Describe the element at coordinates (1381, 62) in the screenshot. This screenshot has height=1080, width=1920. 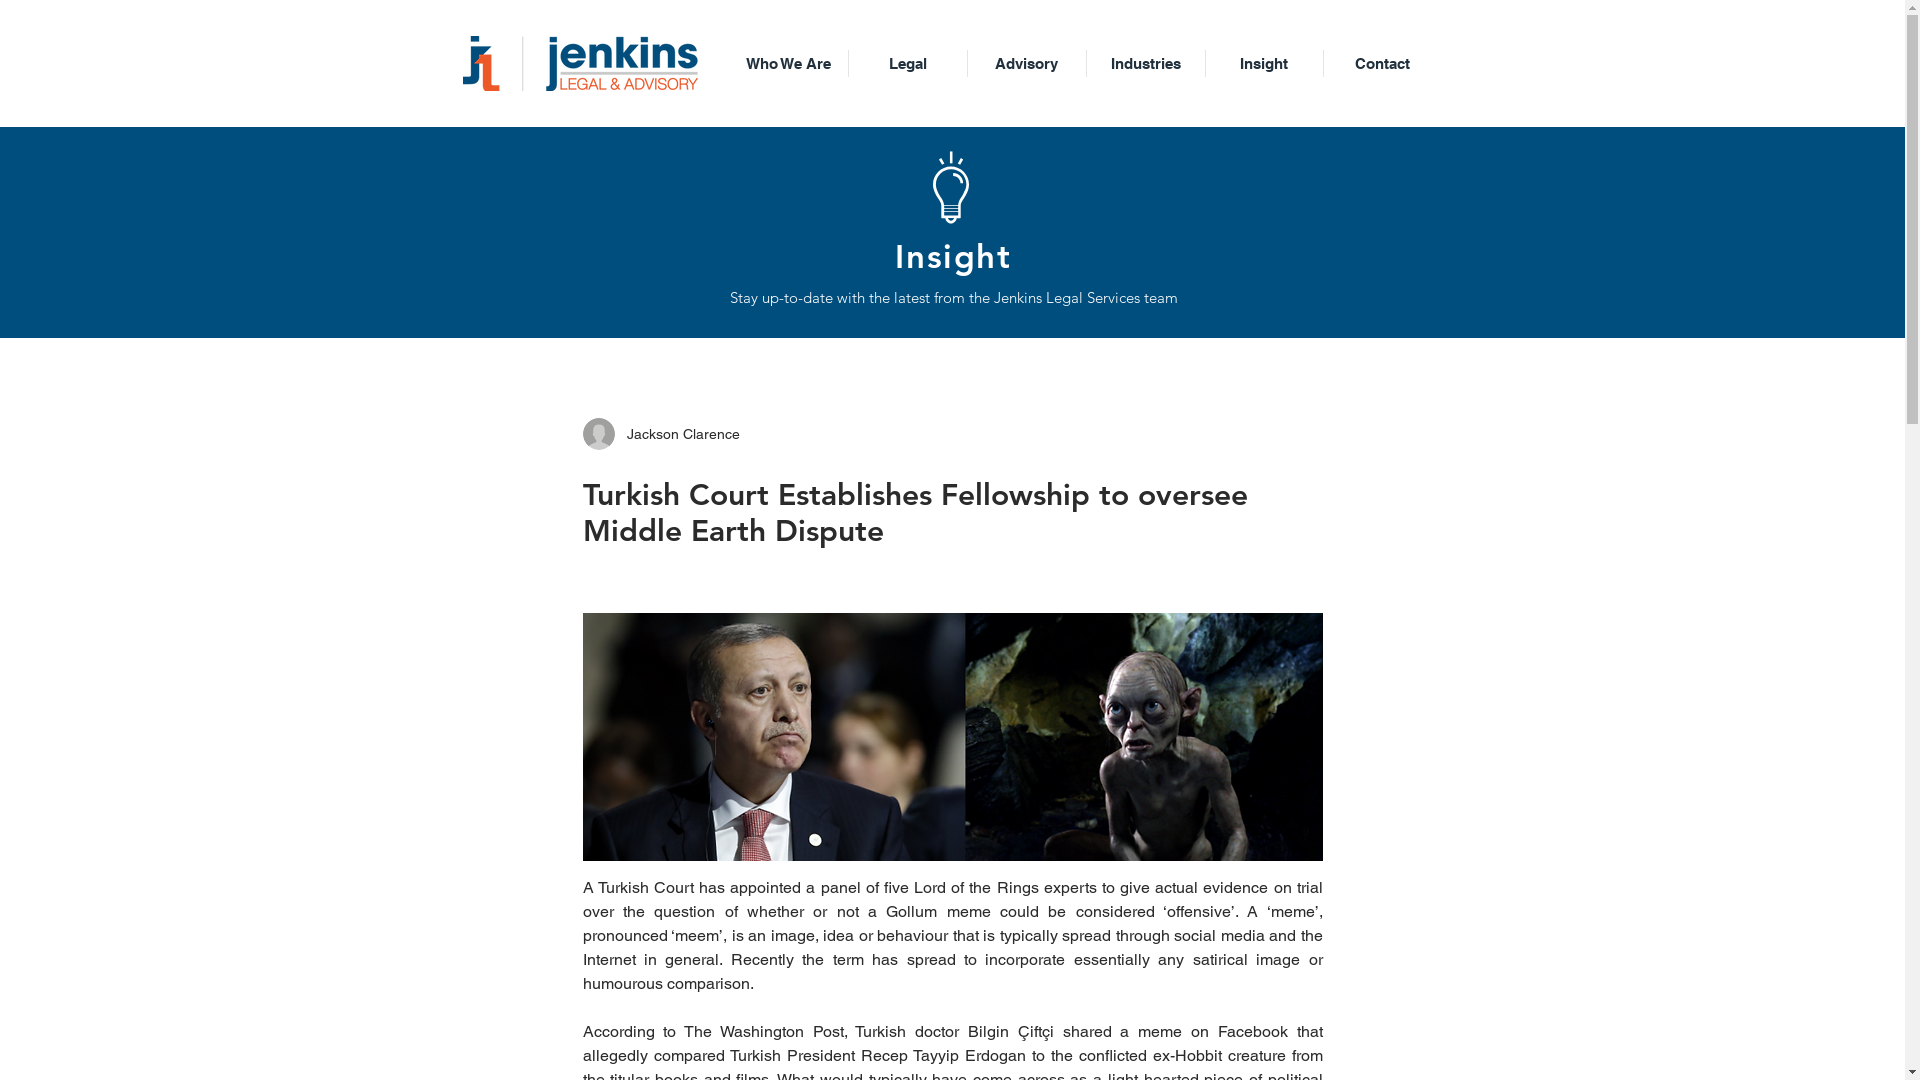
I see `'Contact'` at that location.